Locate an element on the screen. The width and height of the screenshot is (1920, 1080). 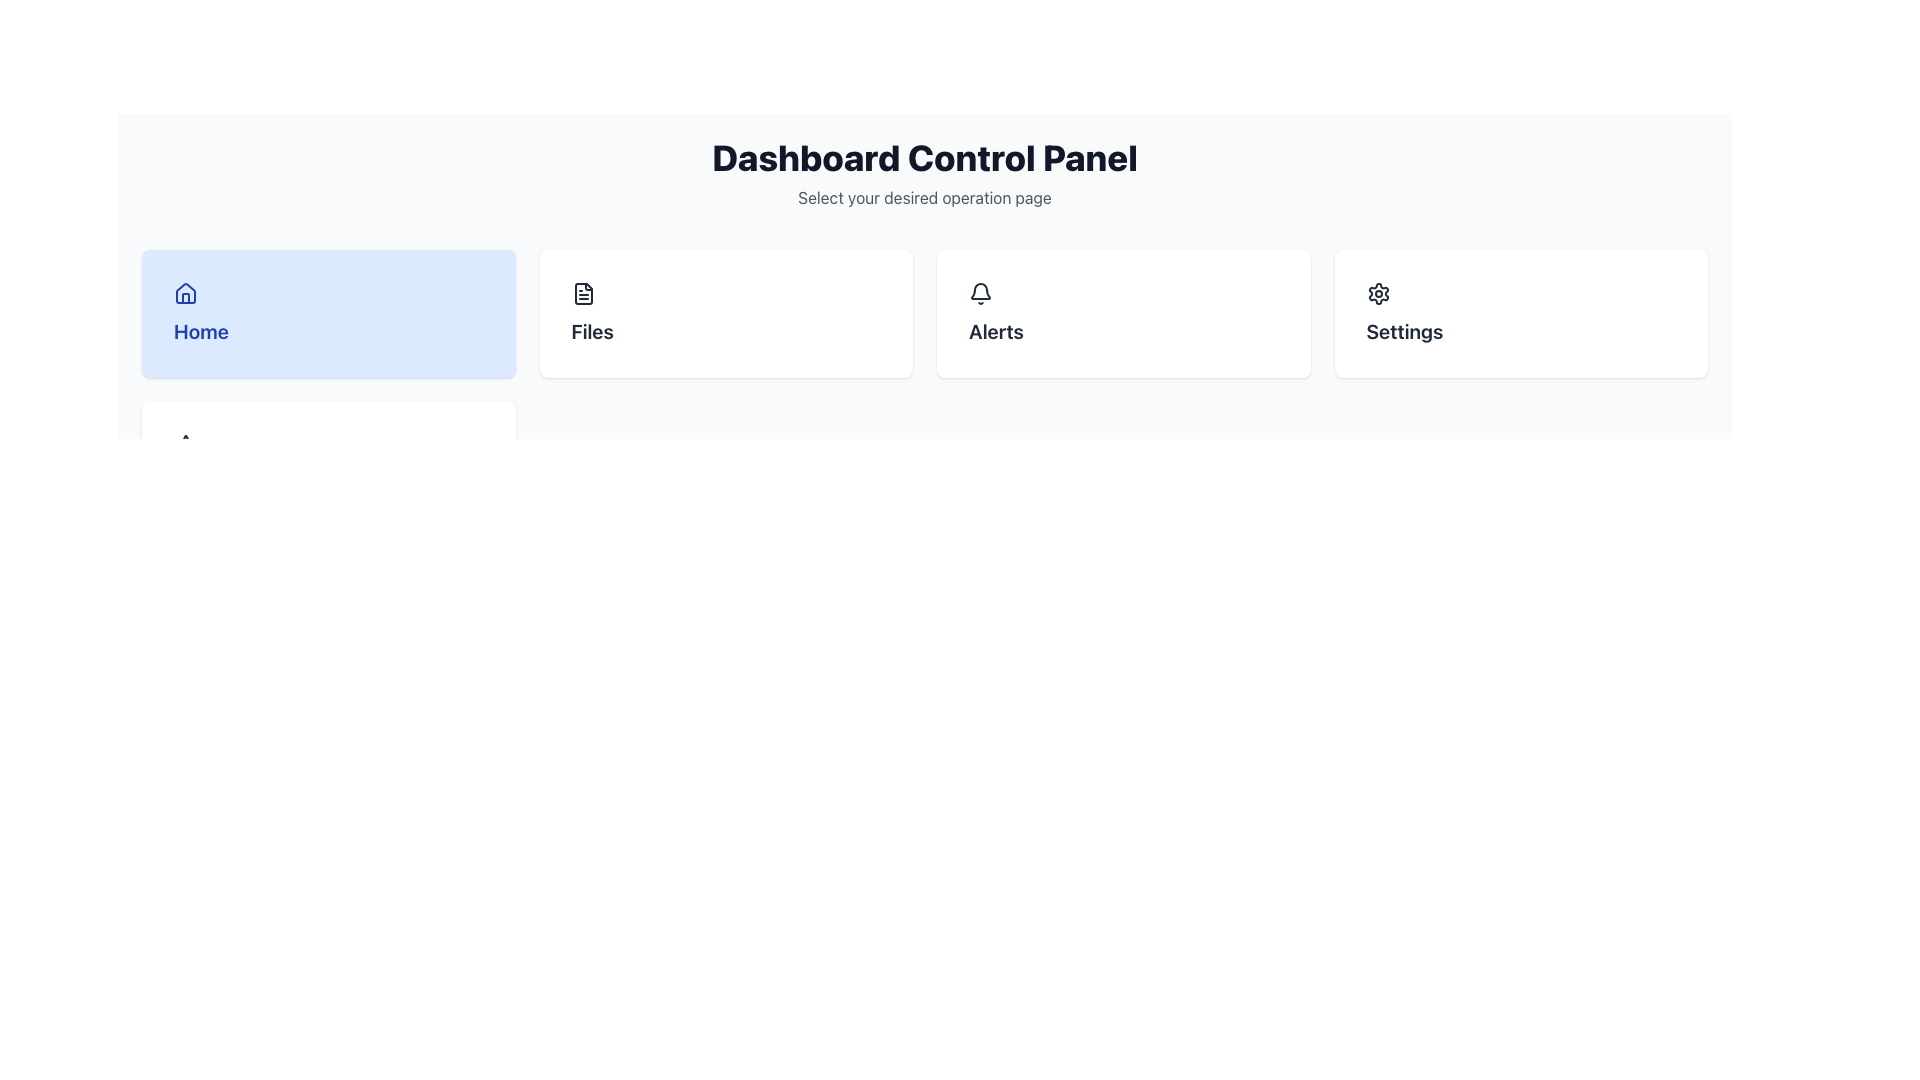
the gear-shaped icon in the 'Settings' section of the dashboard control panel, positioned on the far right above the word 'Settings' is located at coordinates (1377, 293).